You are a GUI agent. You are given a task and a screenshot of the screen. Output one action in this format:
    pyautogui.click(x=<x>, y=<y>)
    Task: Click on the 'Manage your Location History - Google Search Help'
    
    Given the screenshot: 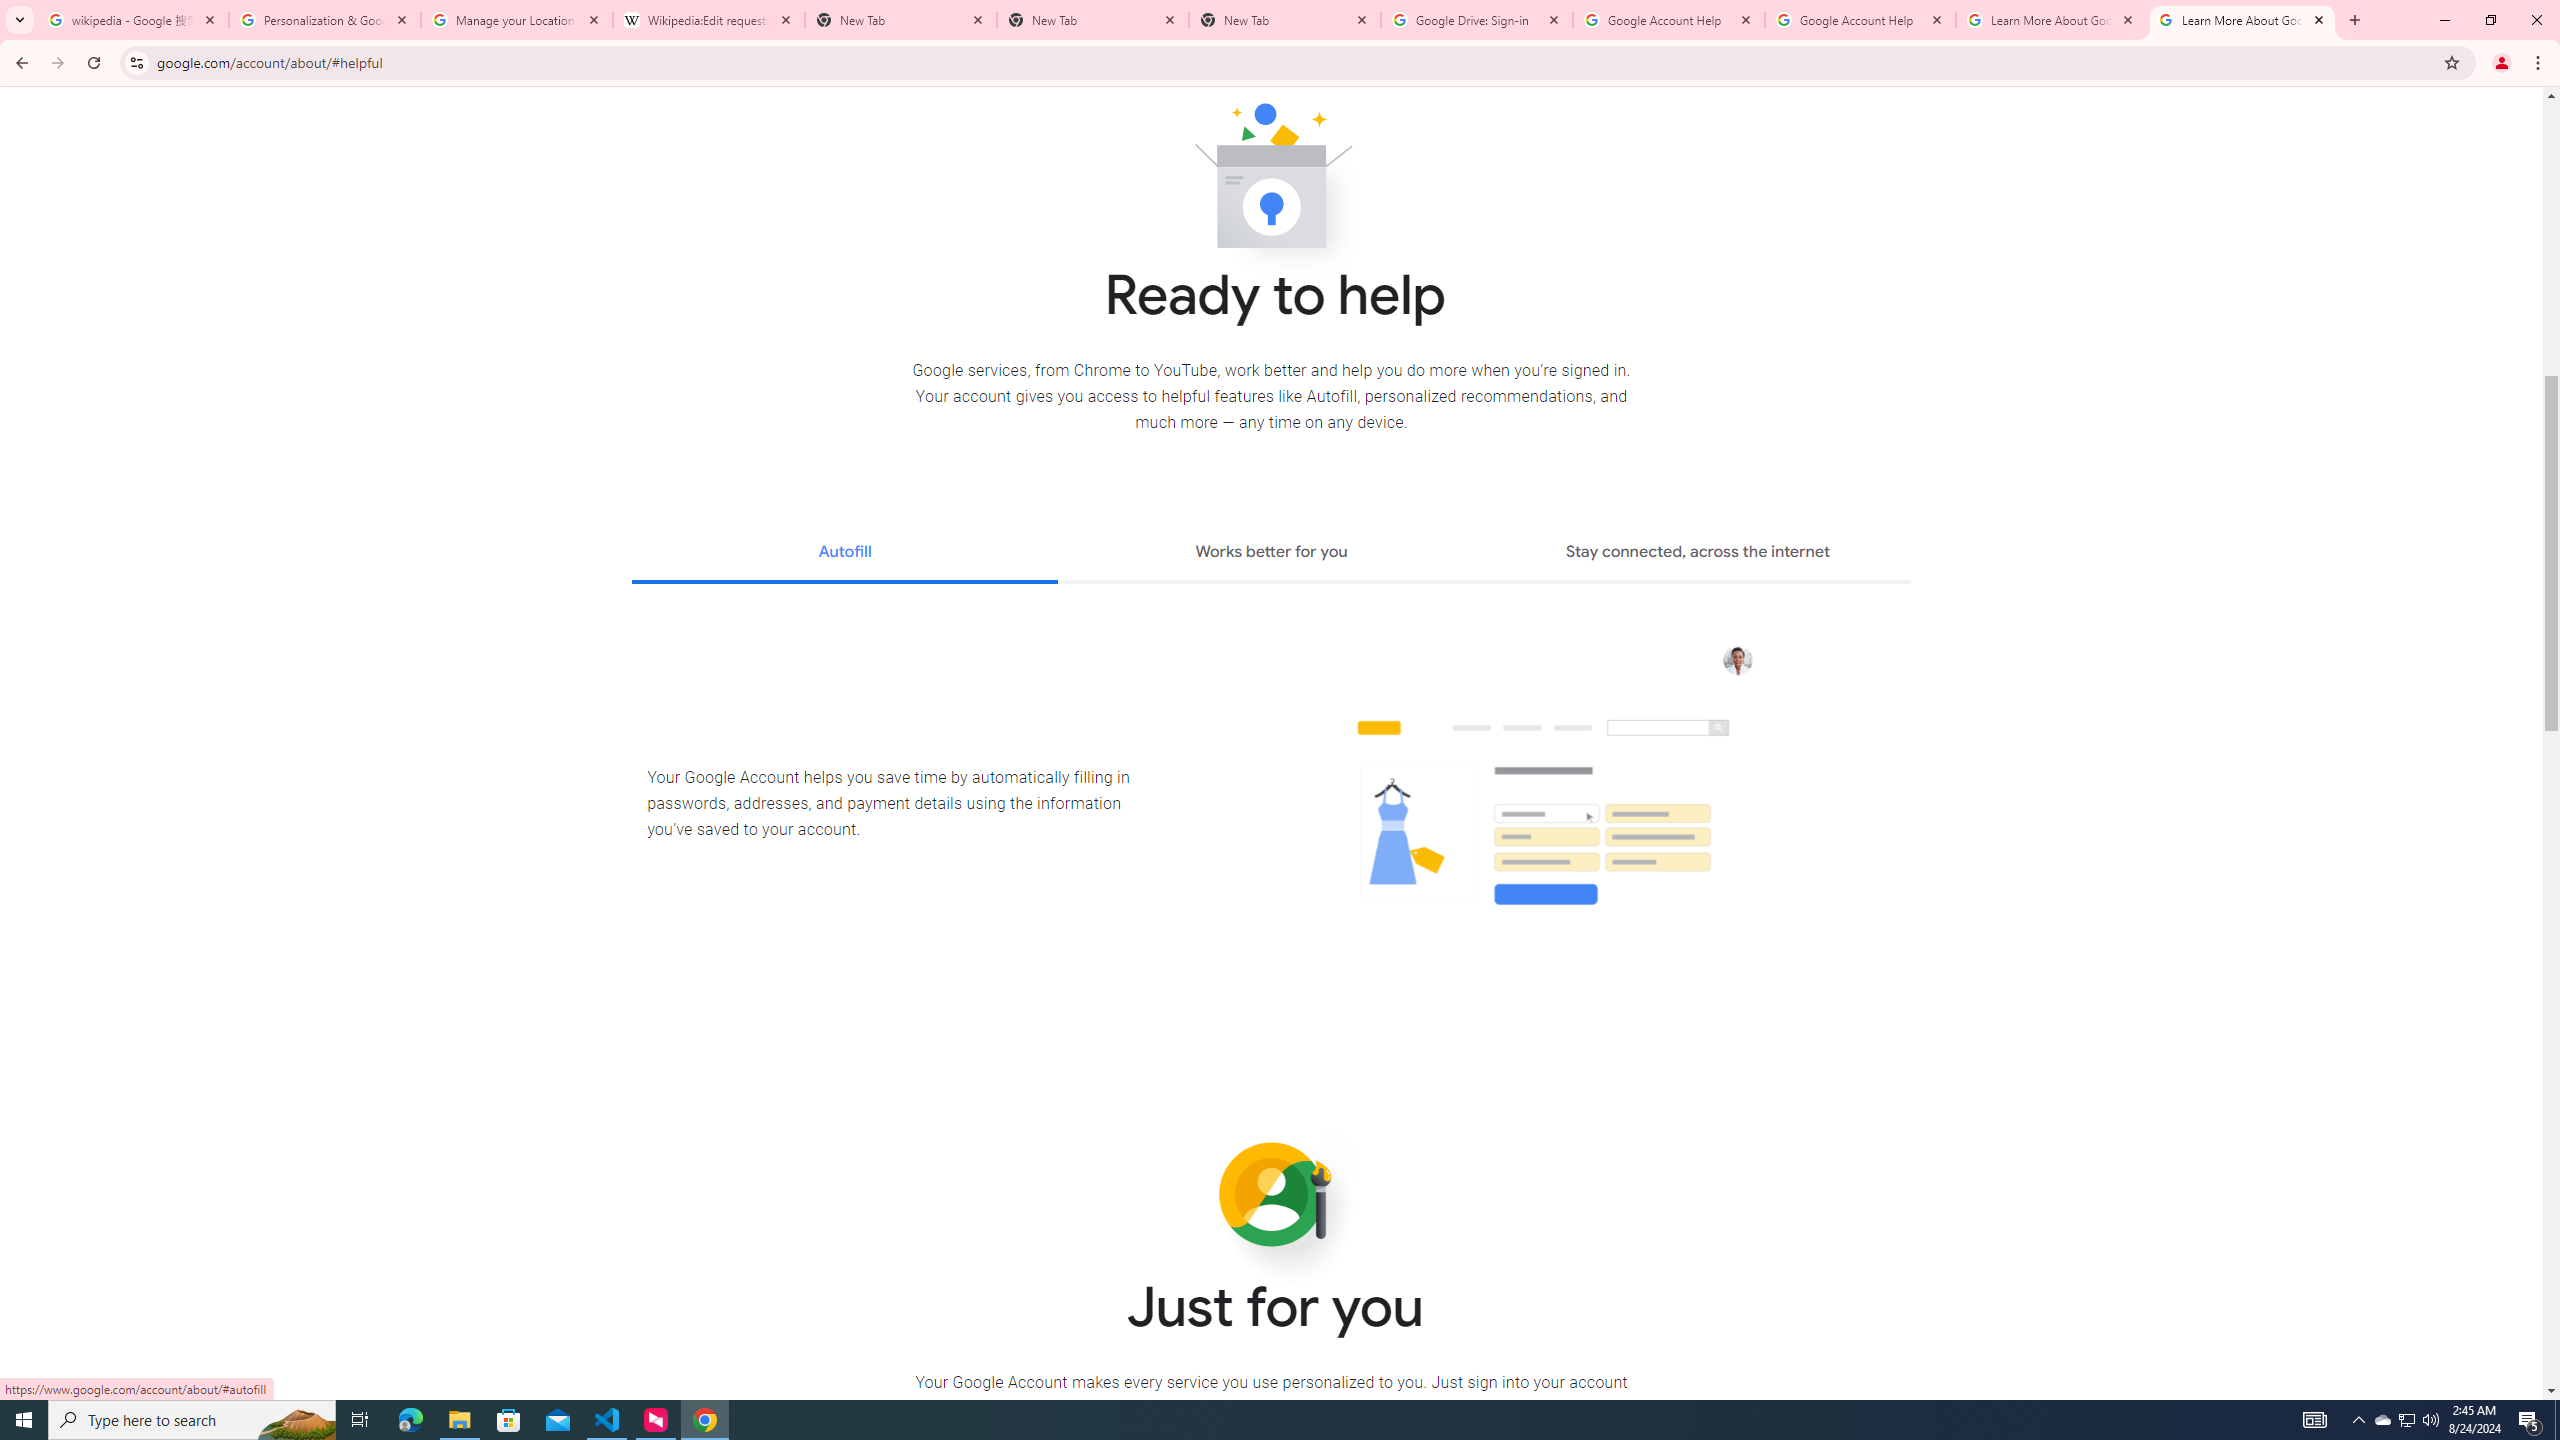 What is the action you would take?
    pyautogui.click(x=517, y=19)
    